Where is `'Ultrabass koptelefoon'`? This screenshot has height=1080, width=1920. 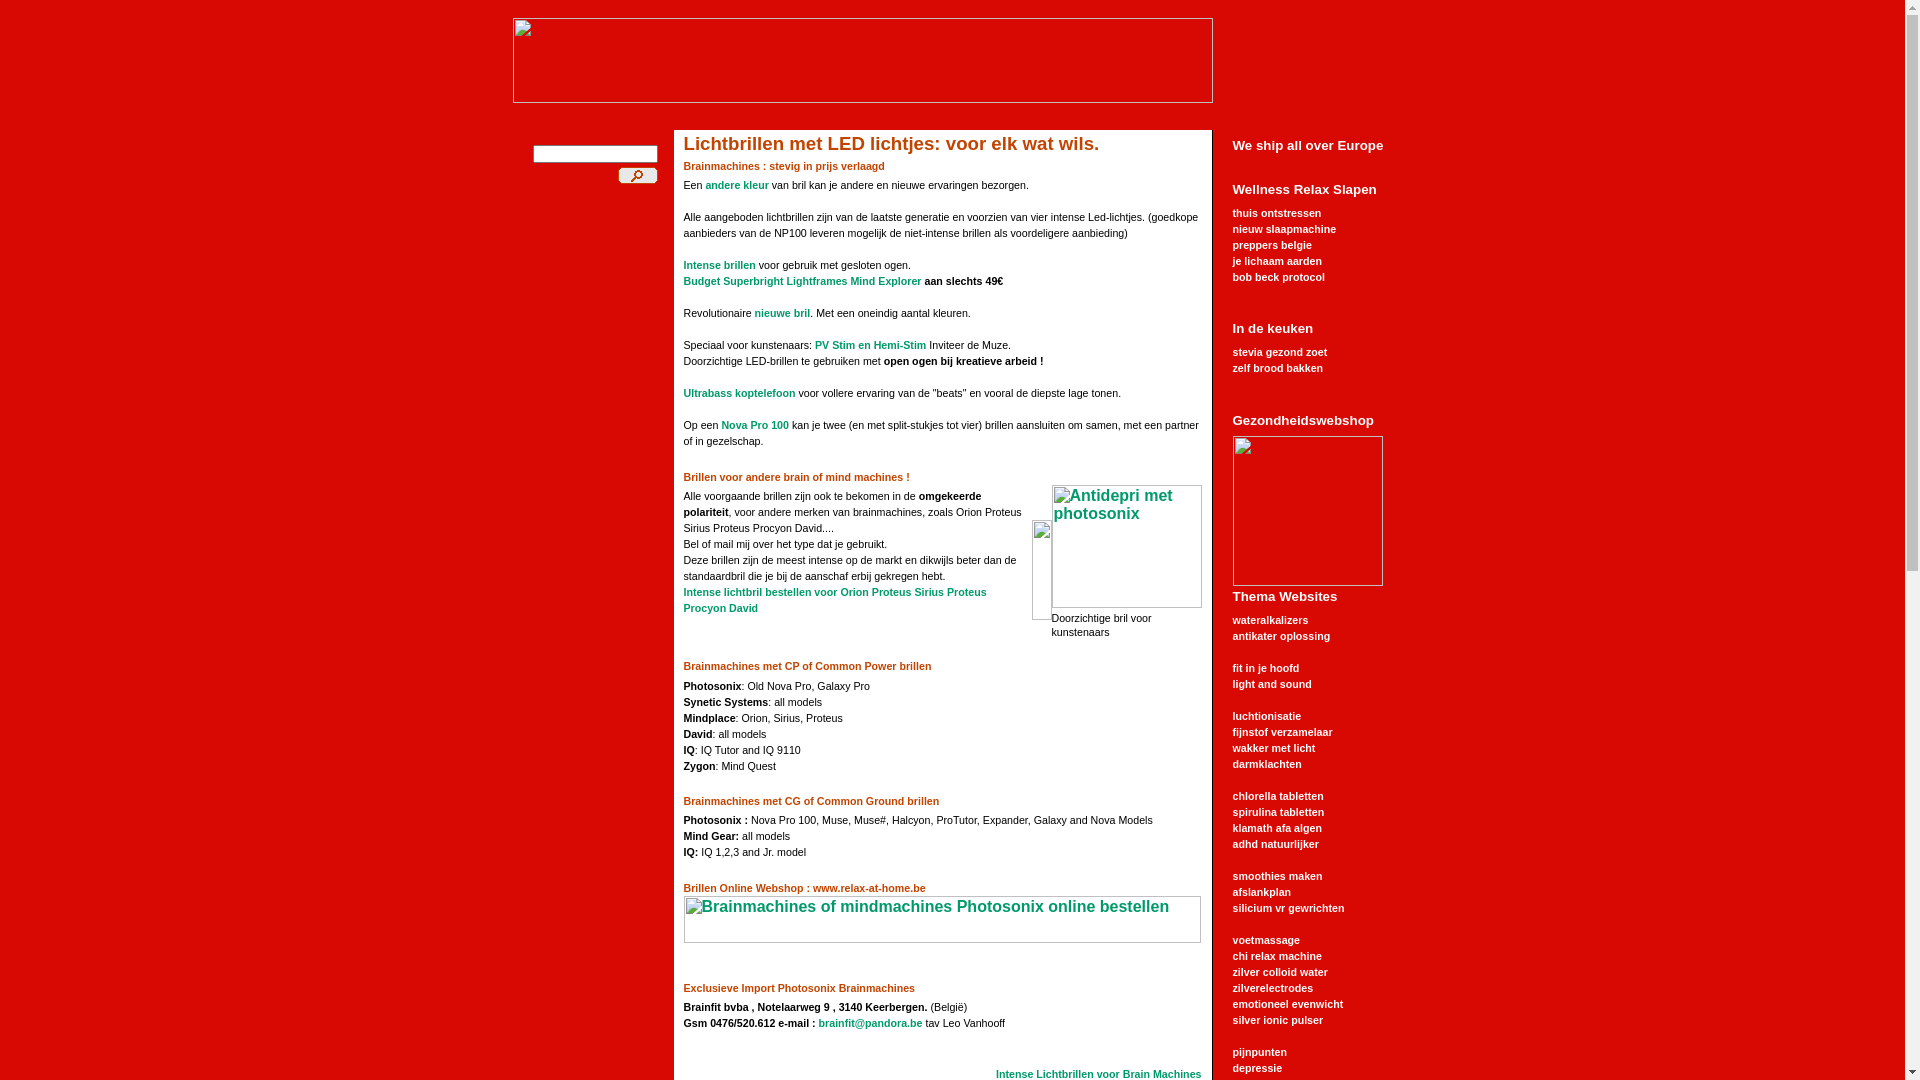
'Ultrabass koptelefoon' is located at coordinates (738, 393).